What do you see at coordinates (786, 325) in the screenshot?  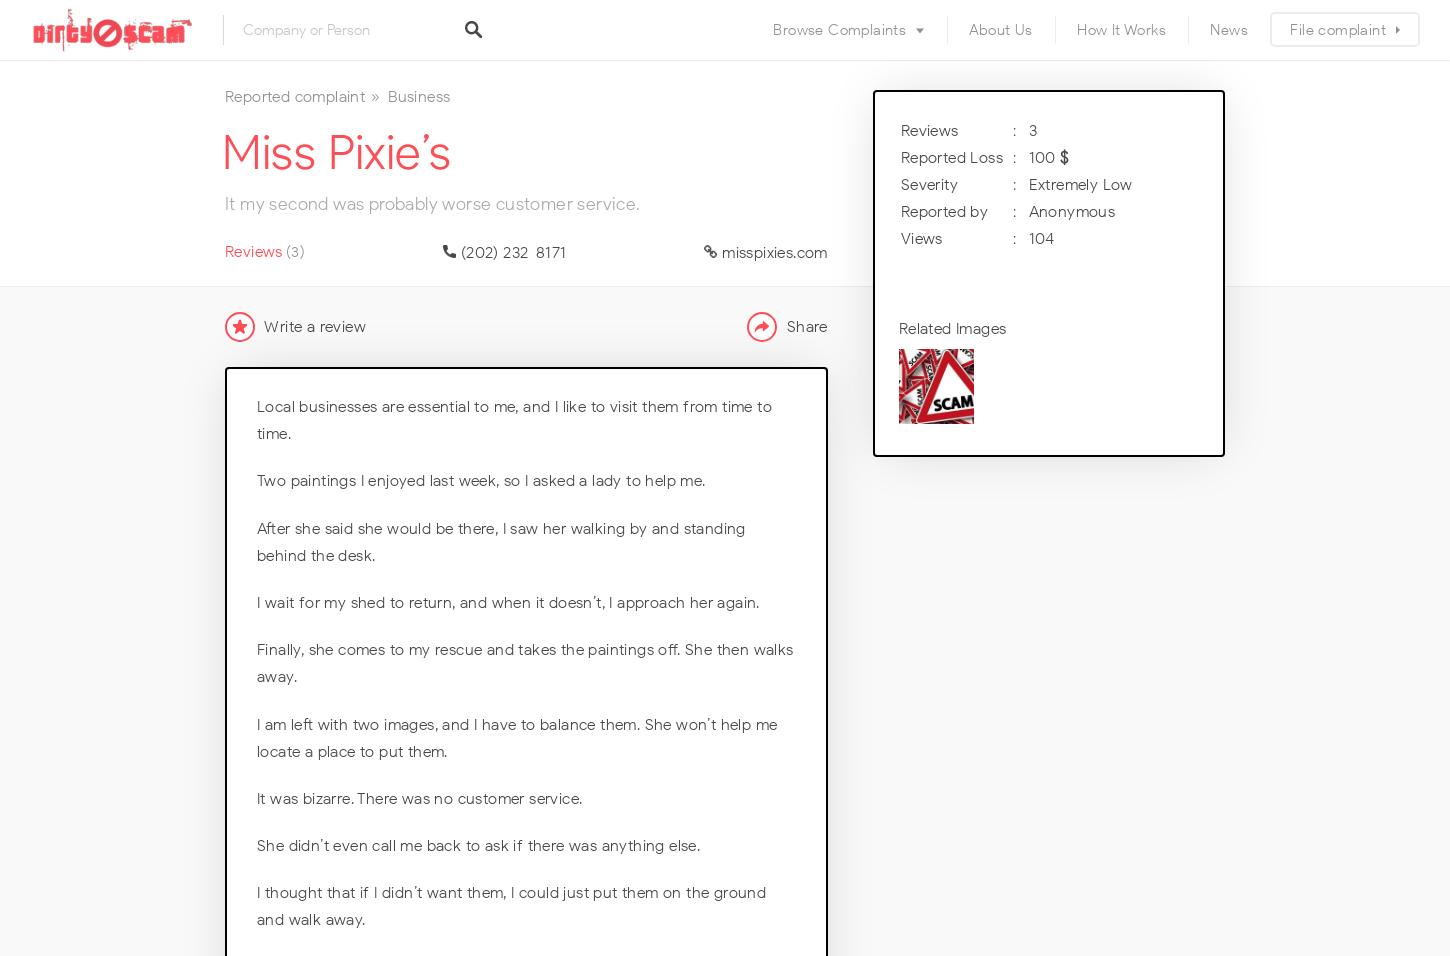 I see `'Share'` at bounding box center [786, 325].